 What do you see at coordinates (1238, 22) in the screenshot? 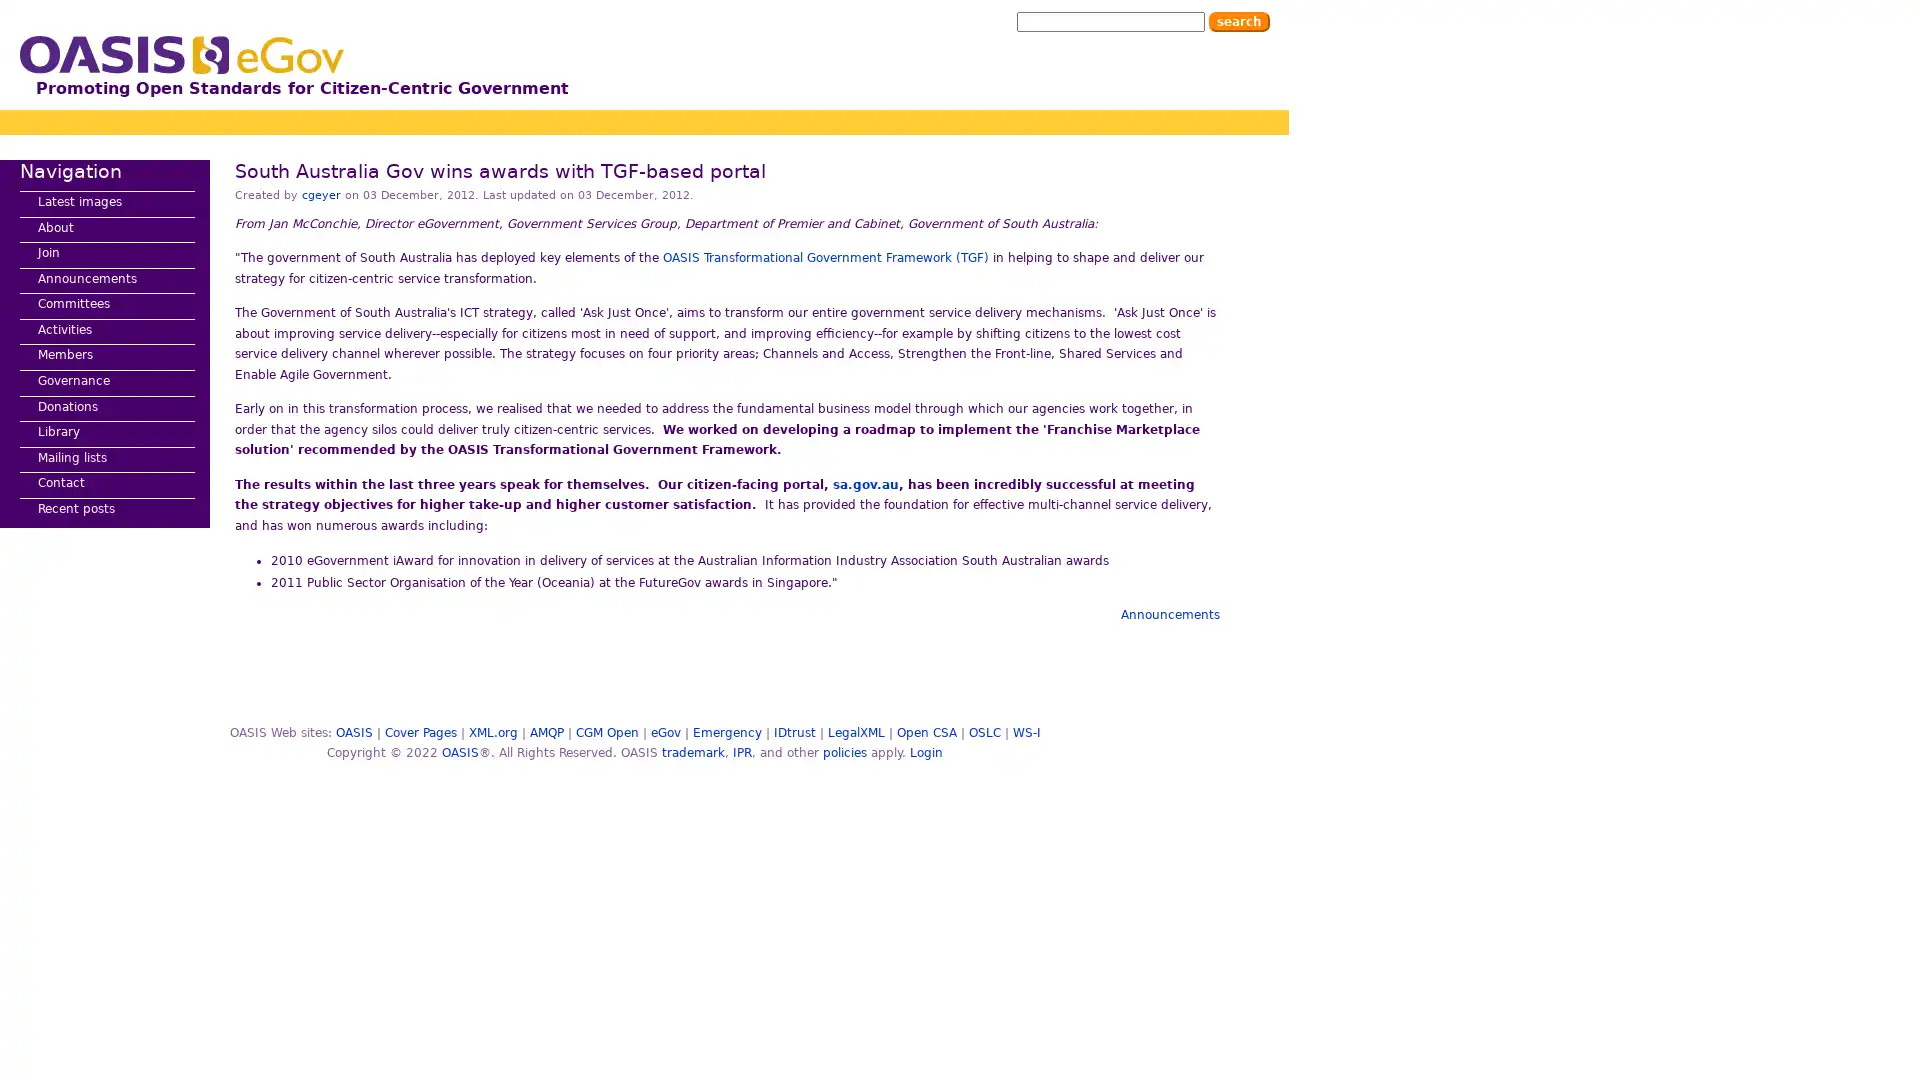
I see `Search` at bounding box center [1238, 22].